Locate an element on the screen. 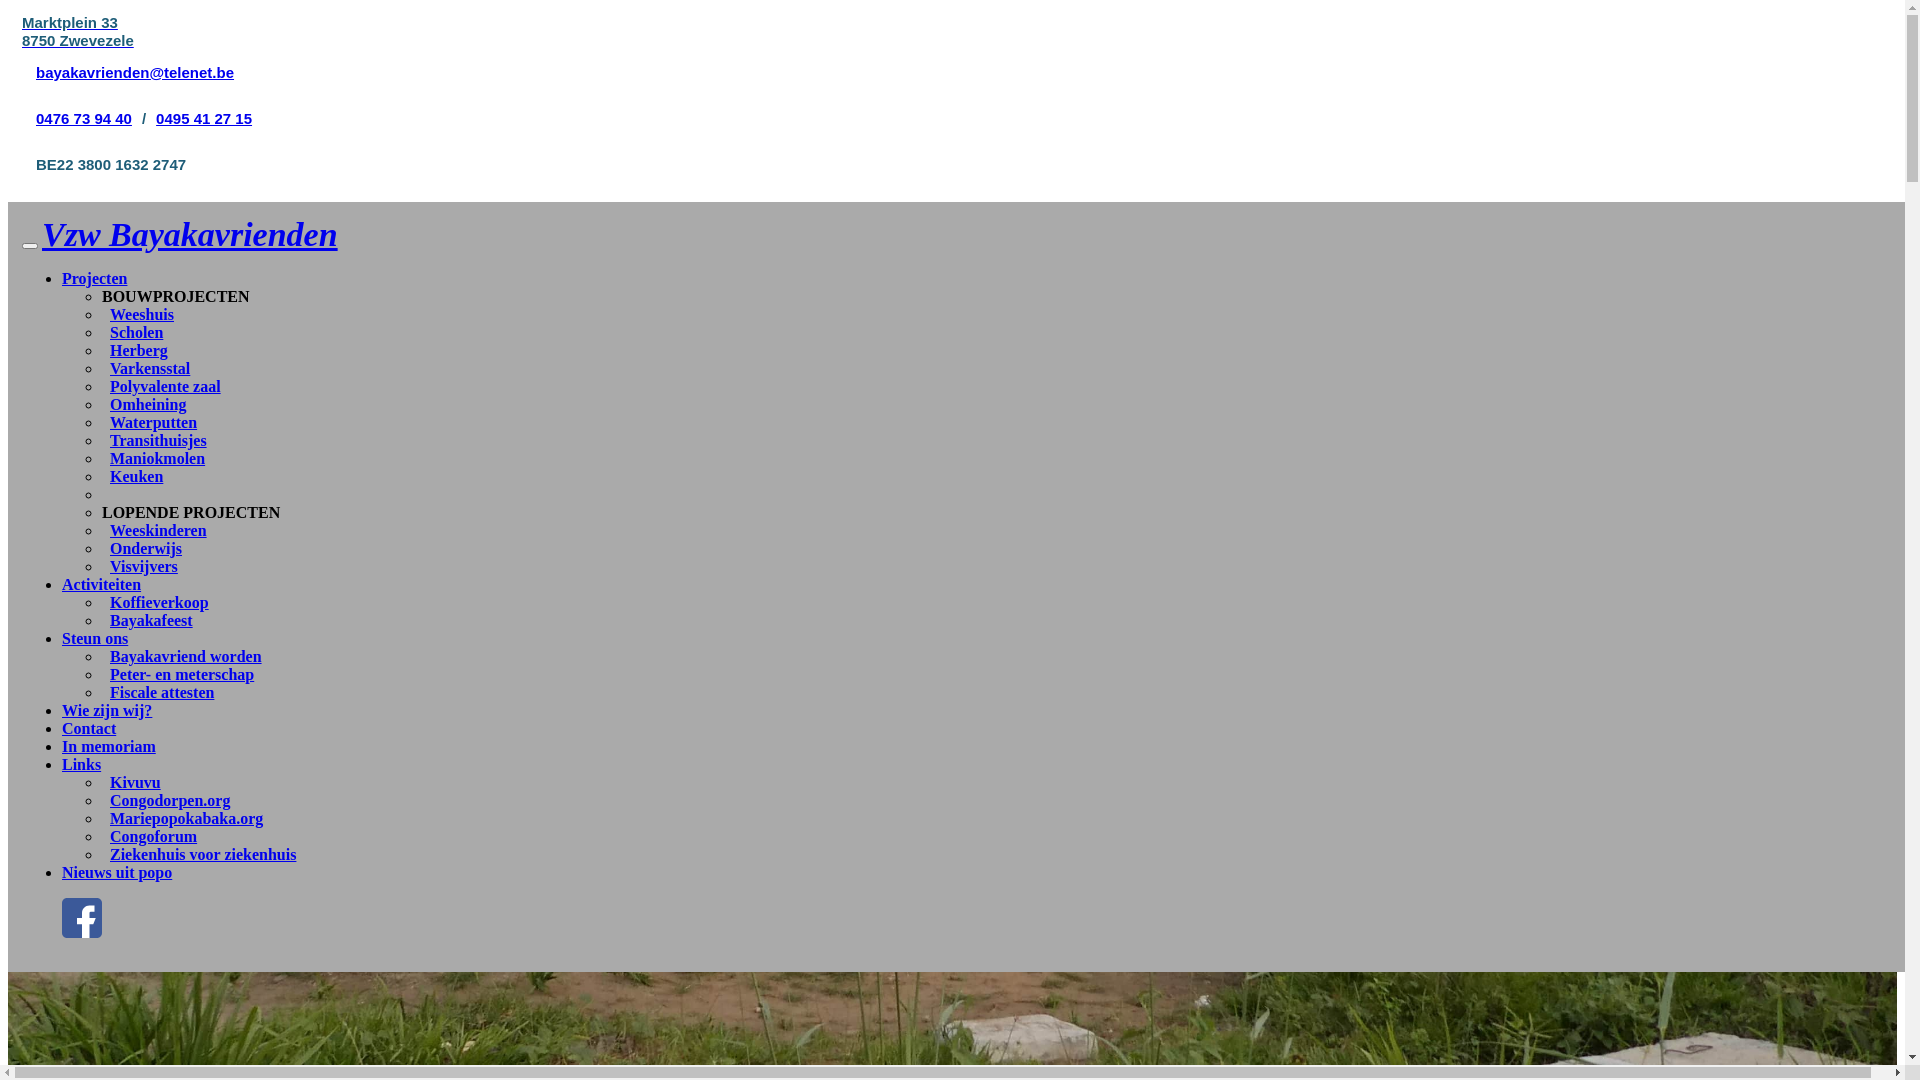  'Projecten' is located at coordinates (93, 278).